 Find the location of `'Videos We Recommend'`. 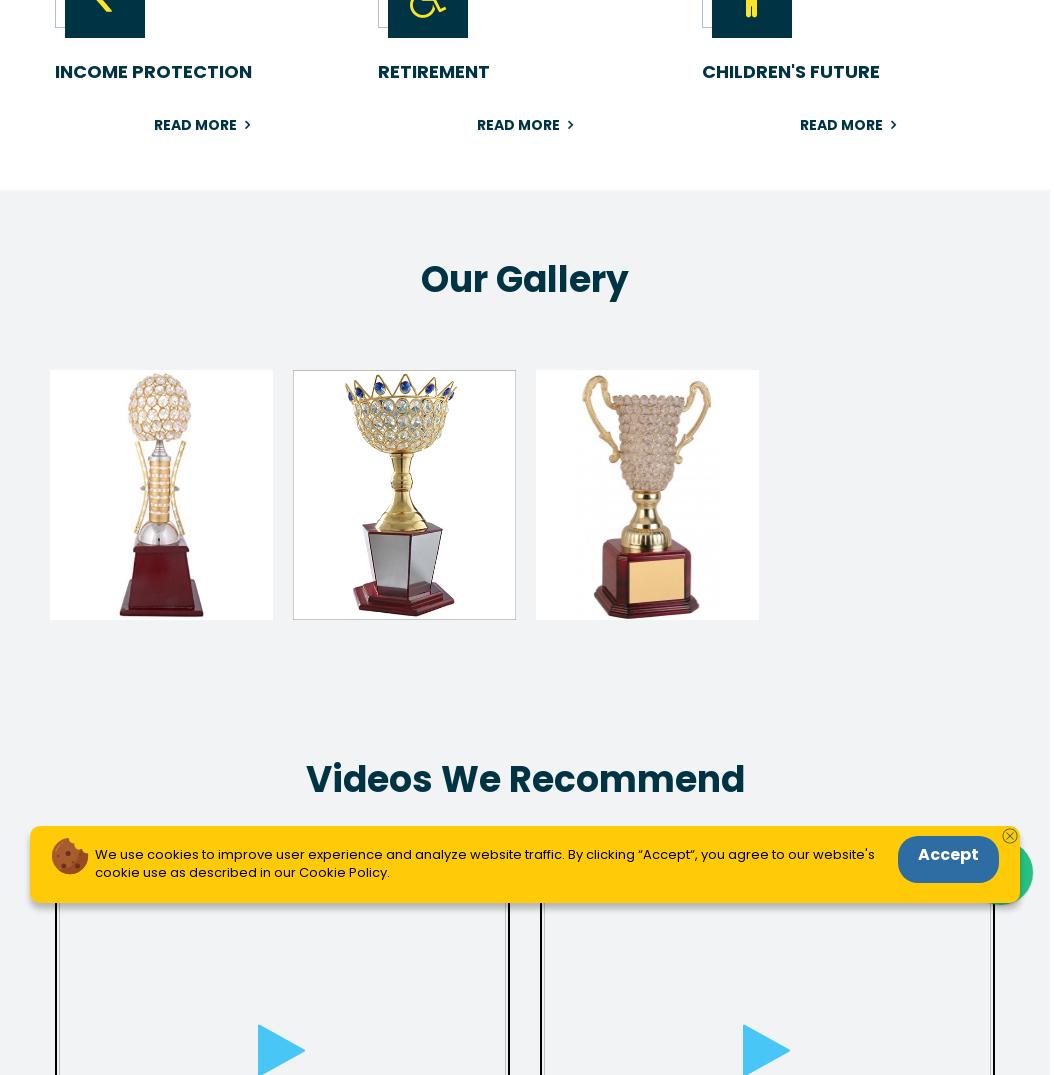

'Videos We Recommend' is located at coordinates (523, 779).